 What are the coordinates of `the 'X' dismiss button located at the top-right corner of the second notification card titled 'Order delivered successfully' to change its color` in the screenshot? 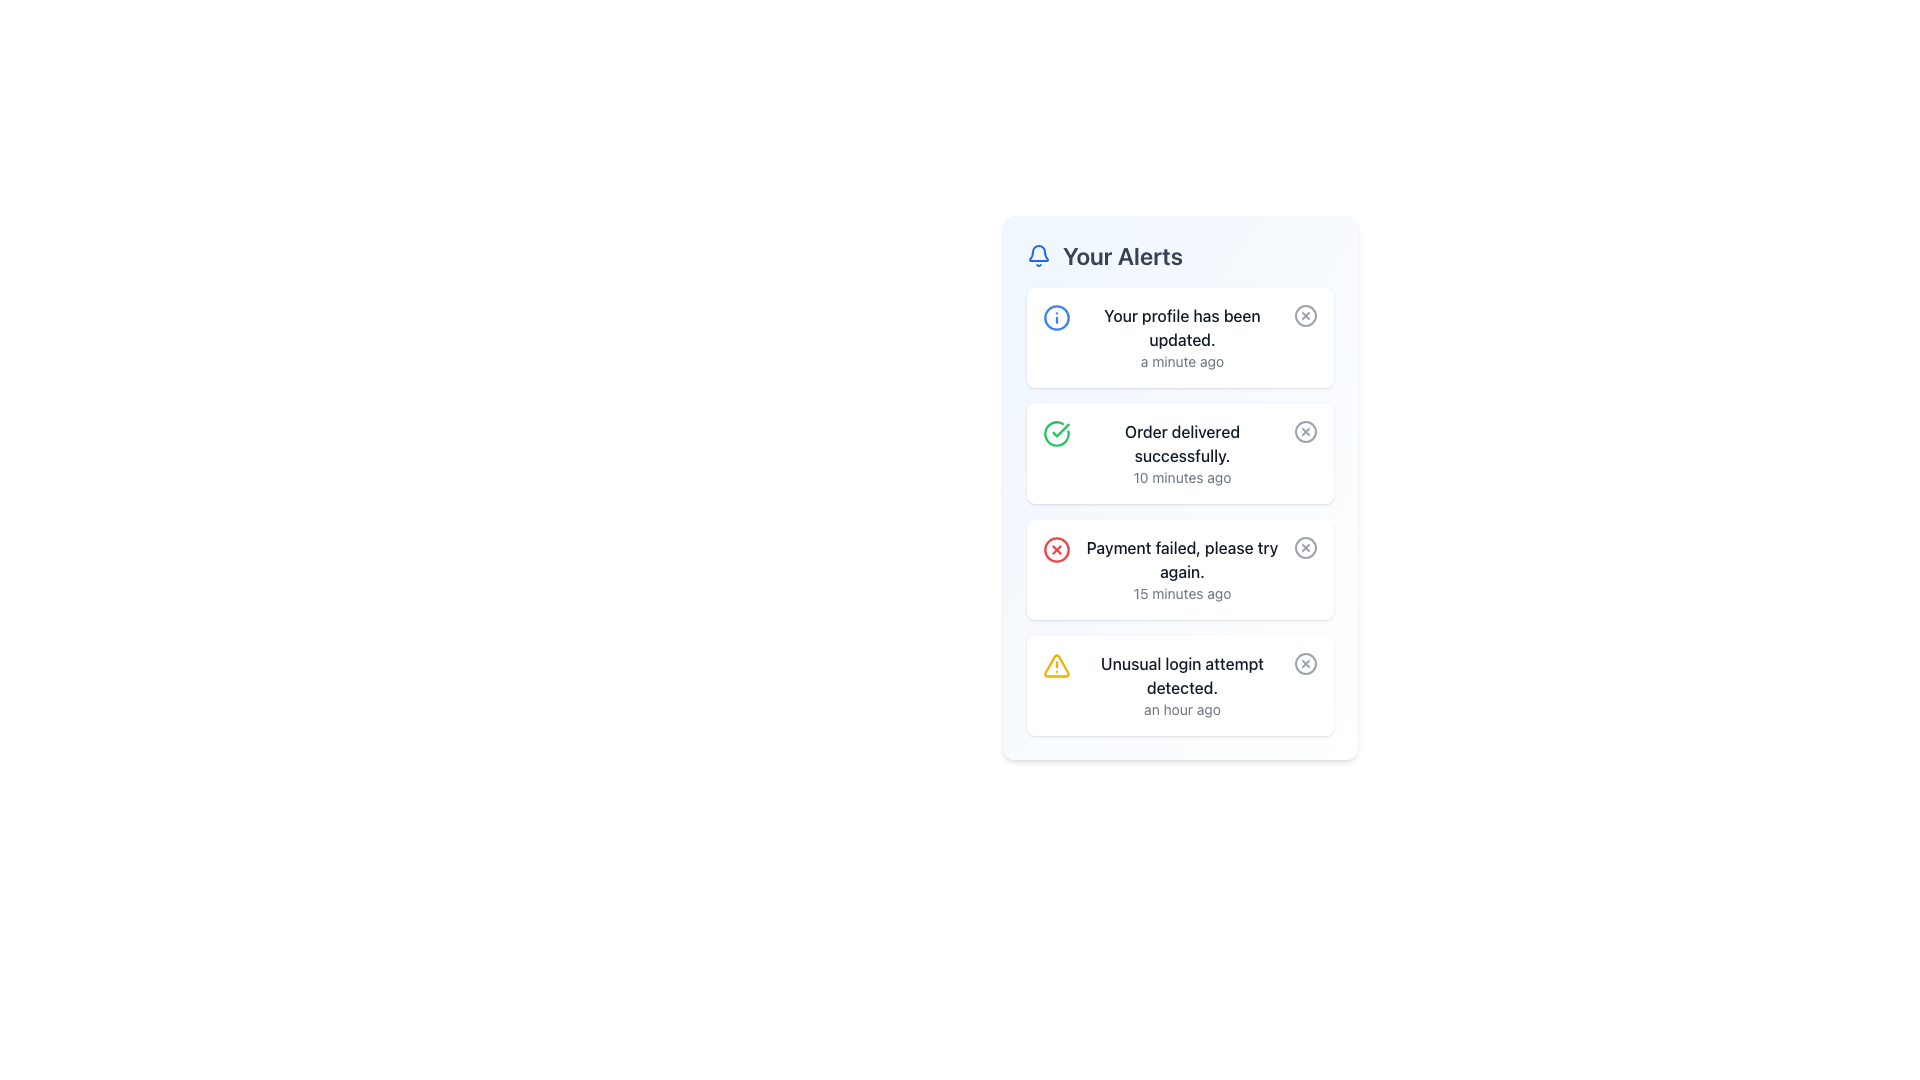 It's located at (1305, 431).